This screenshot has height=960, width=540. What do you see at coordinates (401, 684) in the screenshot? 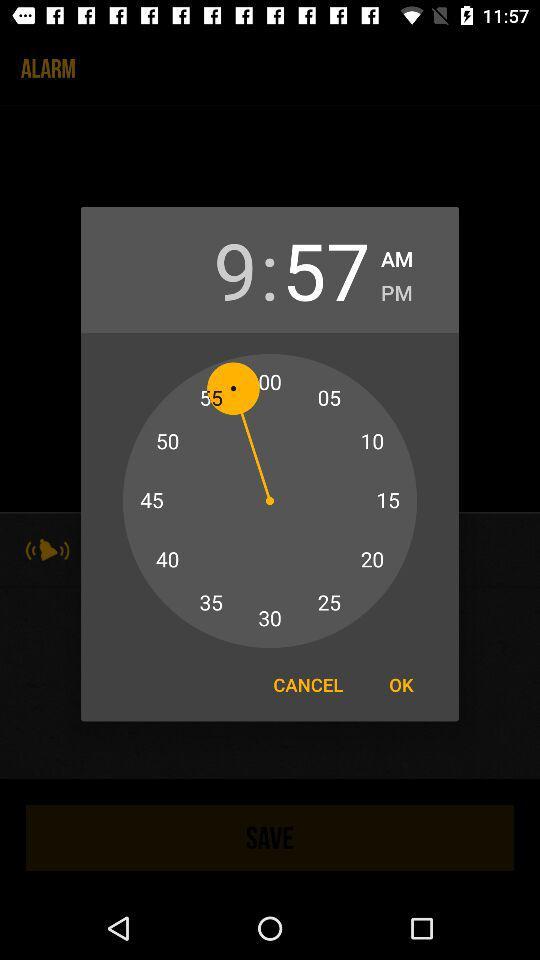
I see `the ok icon` at bounding box center [401, 684].